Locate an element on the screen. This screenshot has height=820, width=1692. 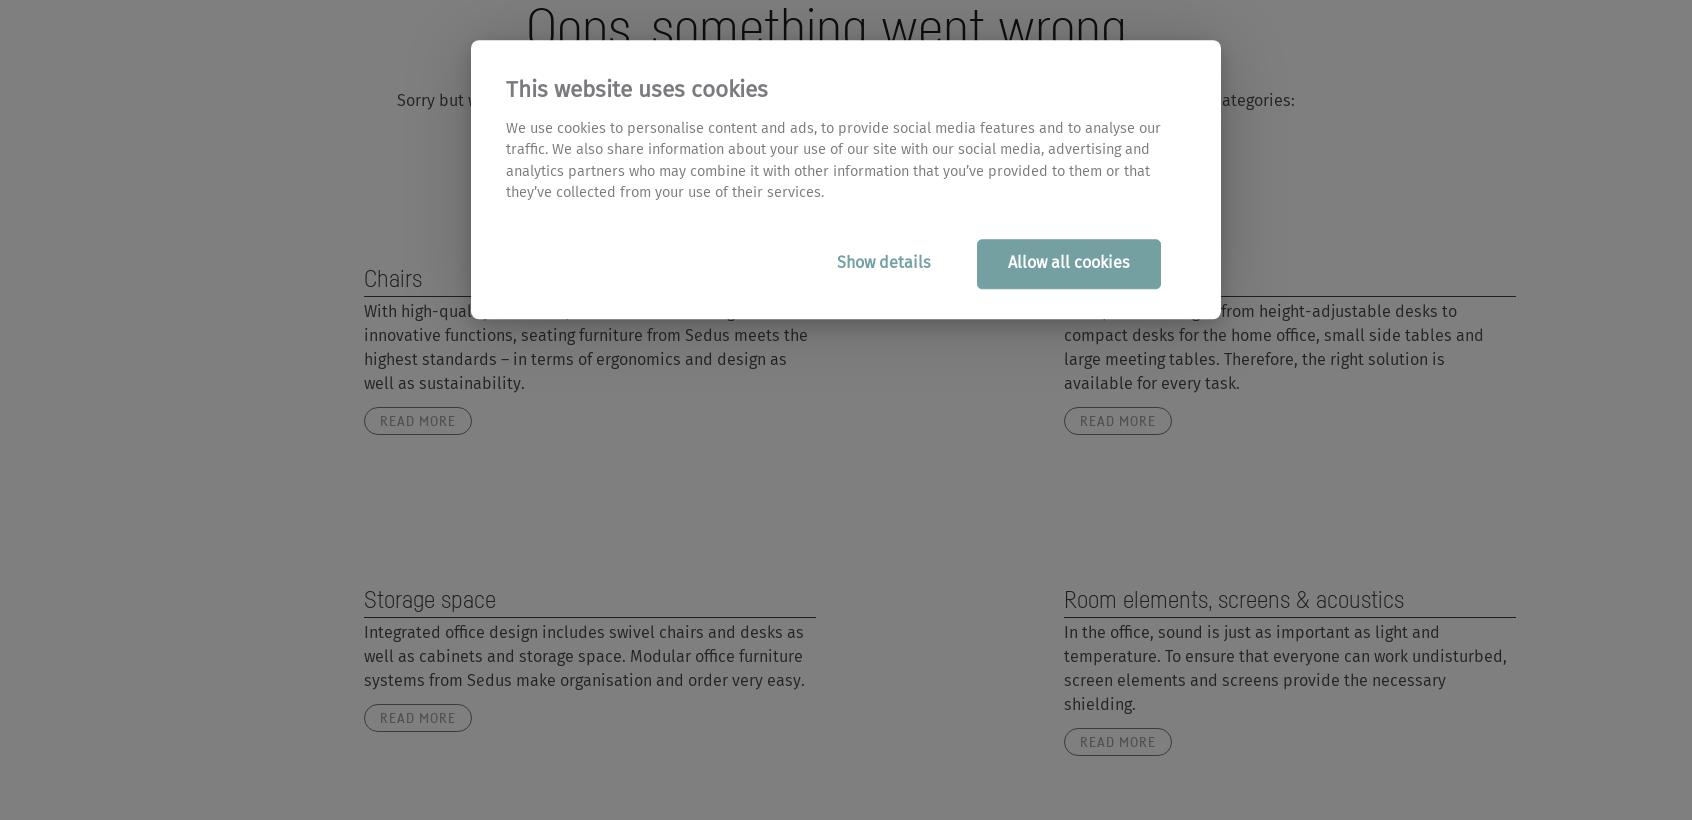
'This website uses cookies' is located at coordinates (506, 91).